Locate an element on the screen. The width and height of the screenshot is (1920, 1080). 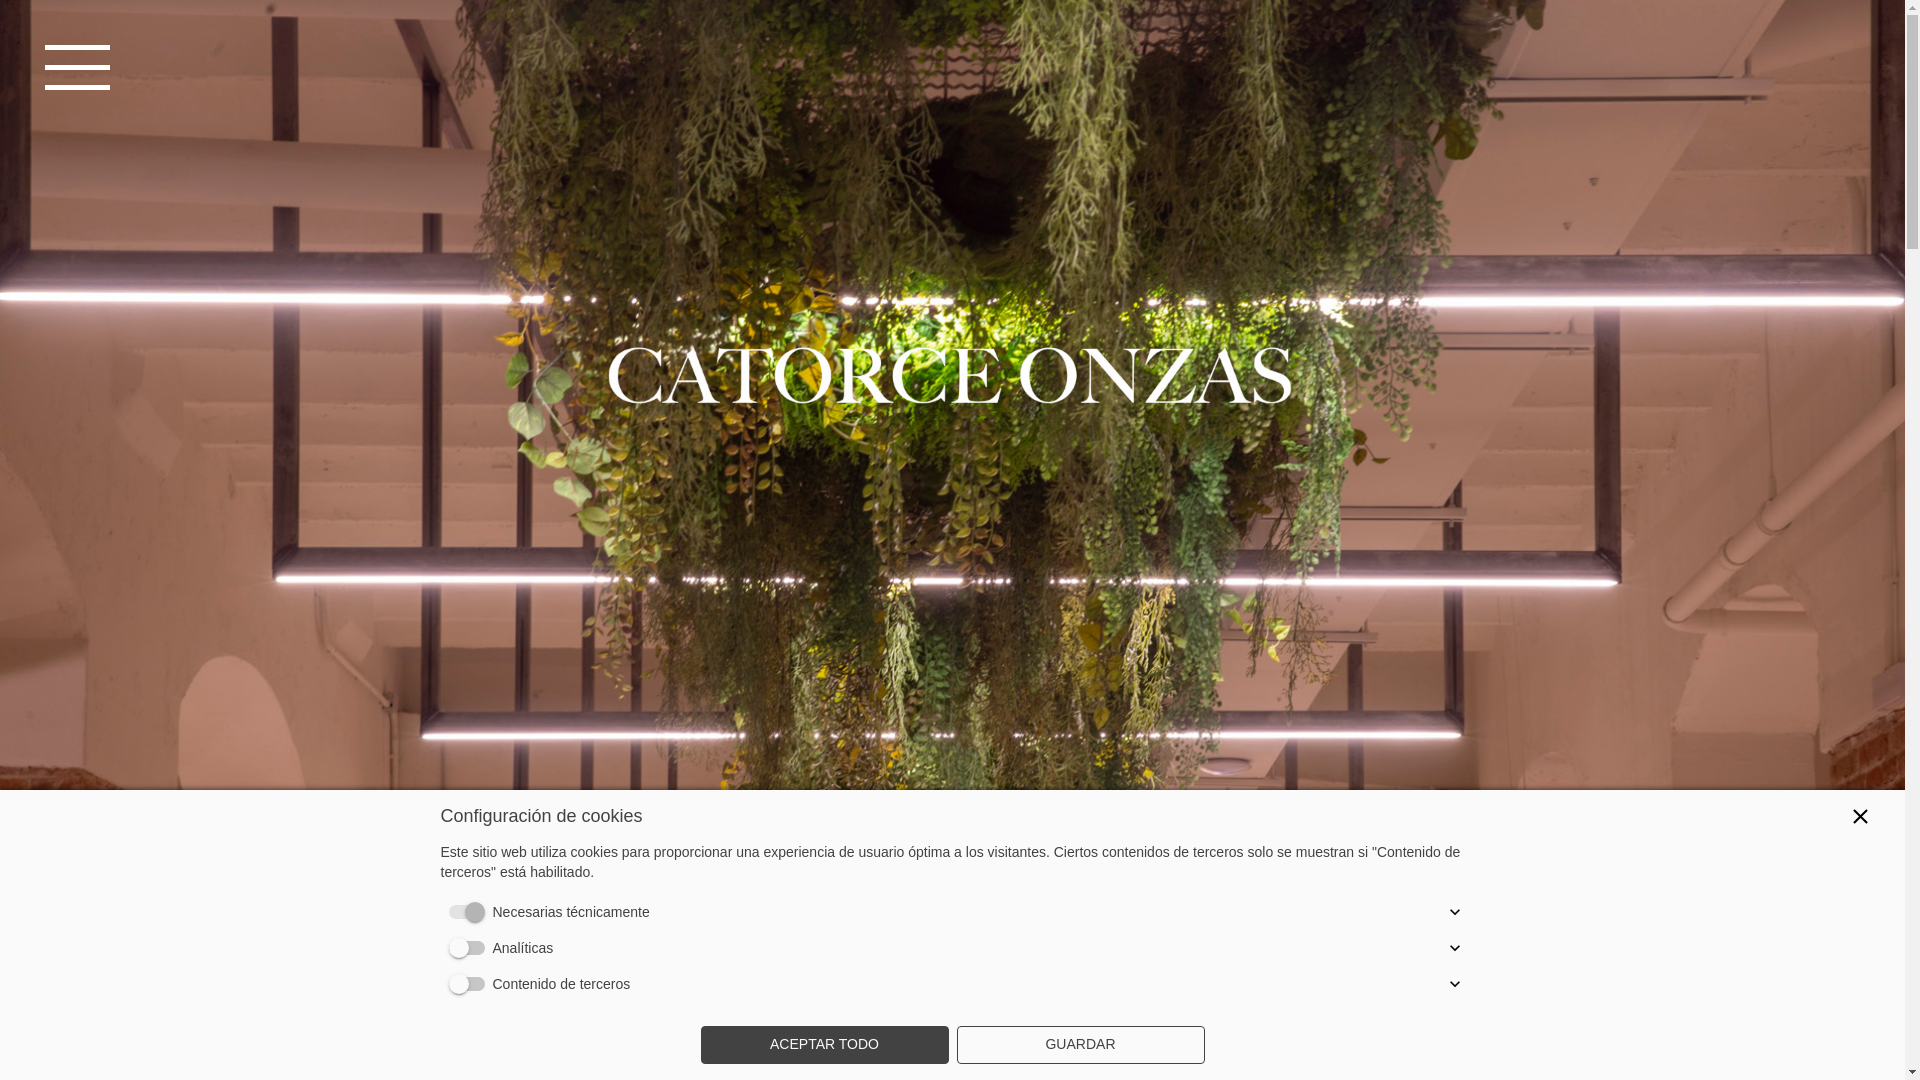
'ACEPTAR TODO' is located at coordinates (824, 1044).